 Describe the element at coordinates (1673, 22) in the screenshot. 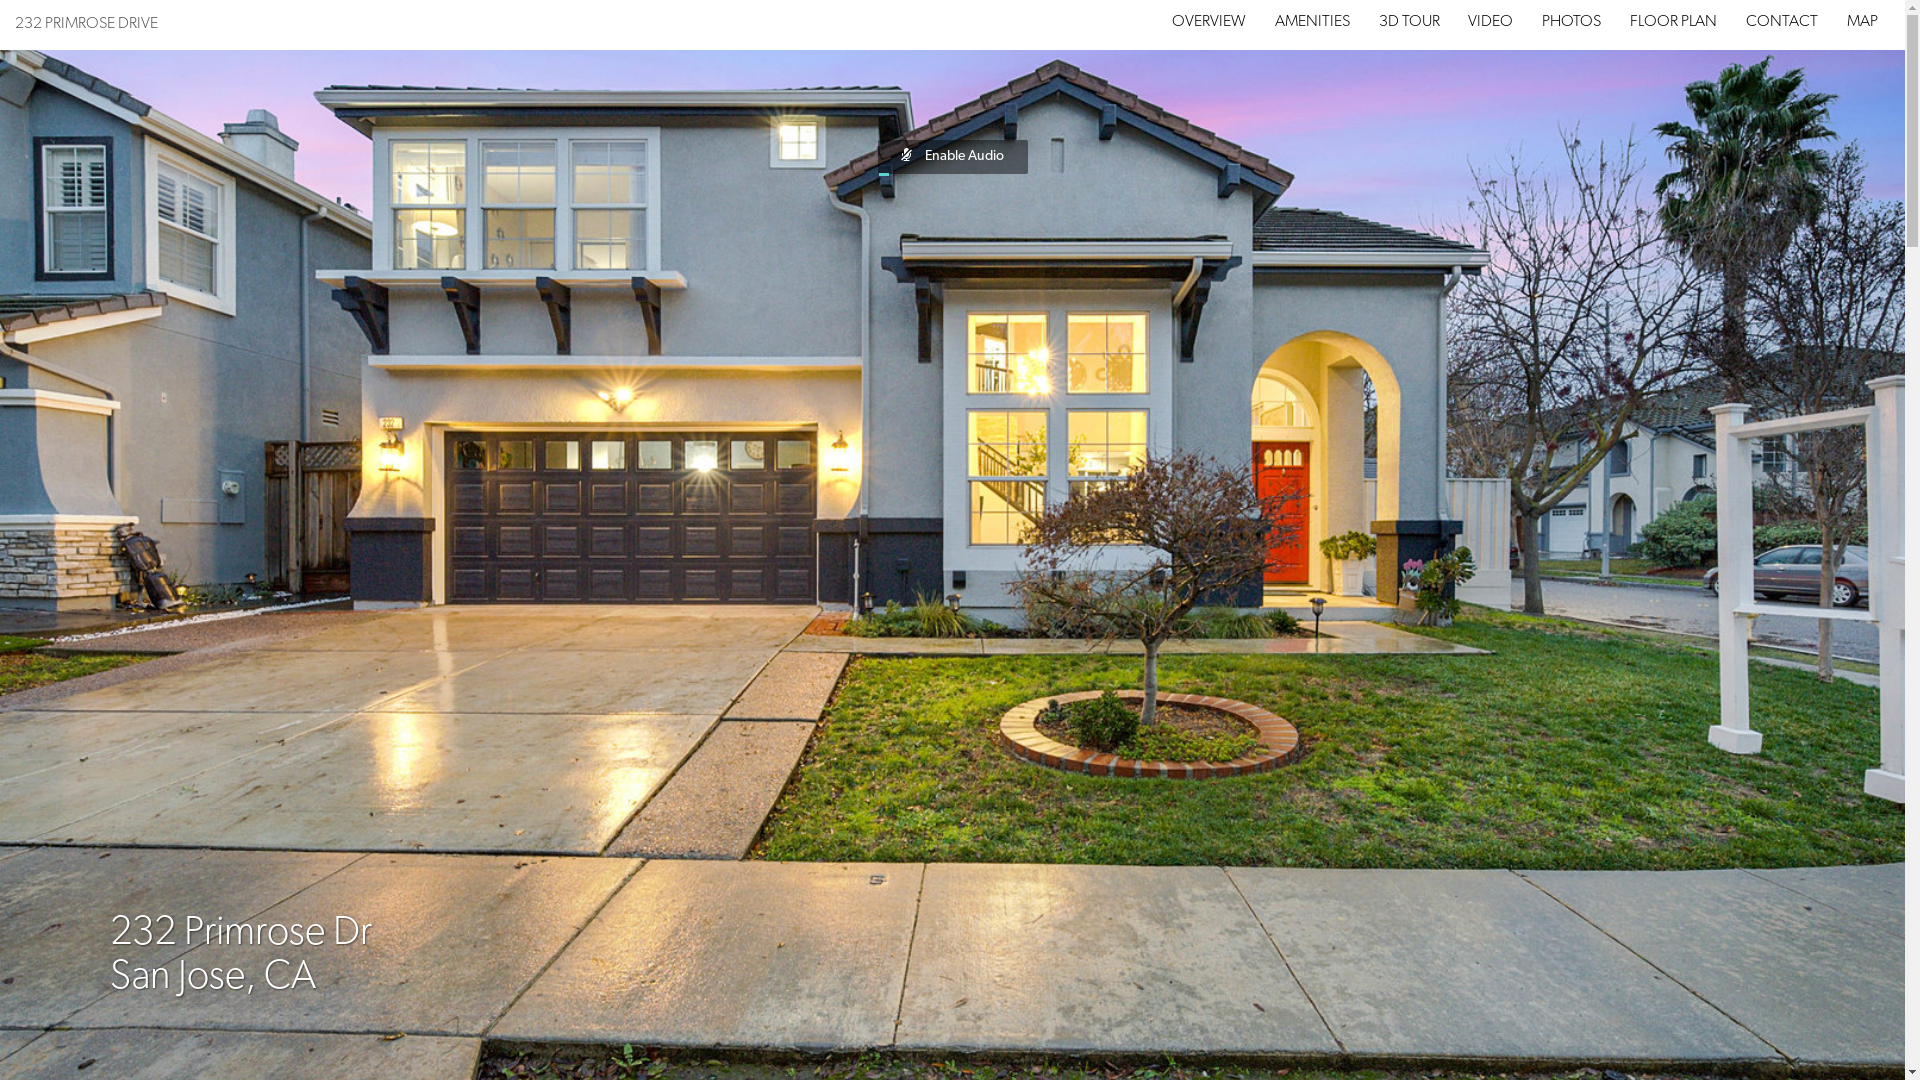

I see `'FLOOR PLAN'` at that location.